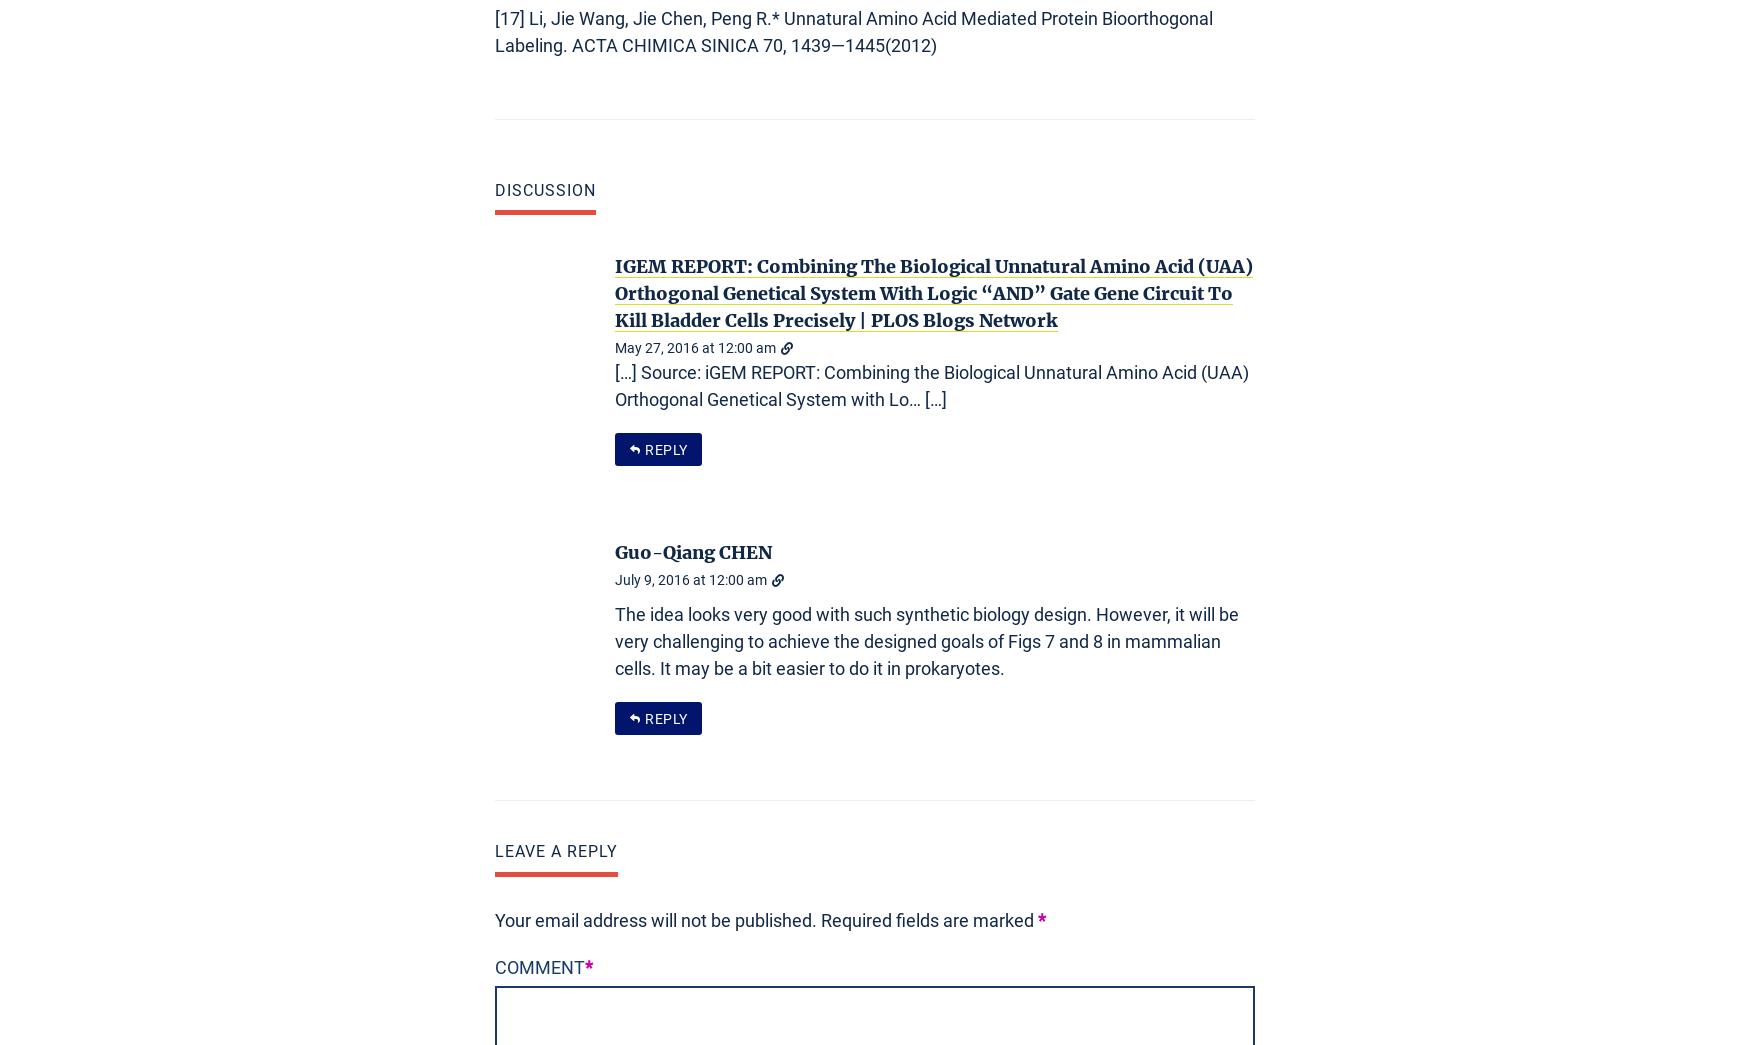 The width and height of the screenshot is (1750, 1045). Describe the element at coordinates (693, 552) in the screenshot. I see `'Guo-Qiang CHEN'` at that location.